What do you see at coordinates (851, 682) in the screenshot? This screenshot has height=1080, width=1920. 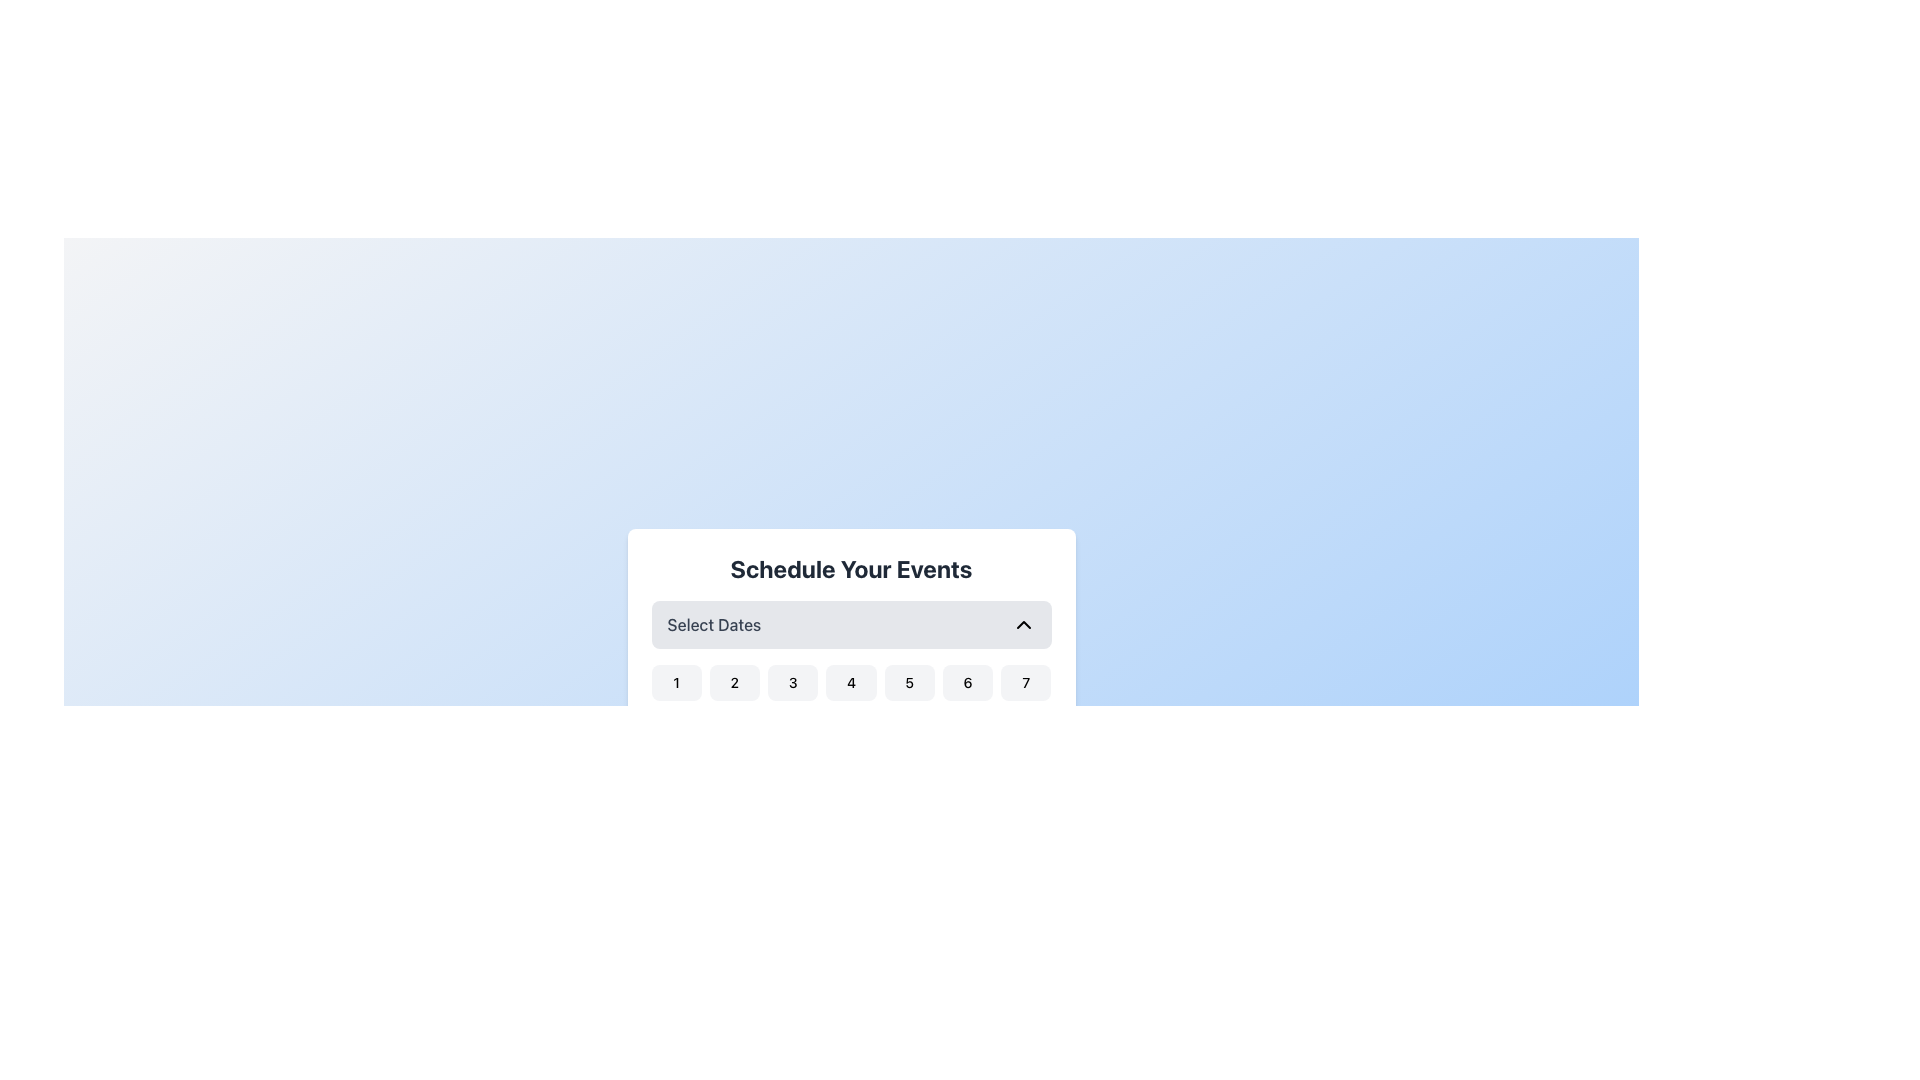 I see `the fourth numeric button in a grid of numbers used for selecting a specific date or count-related option` at bounding box center [851, 682].